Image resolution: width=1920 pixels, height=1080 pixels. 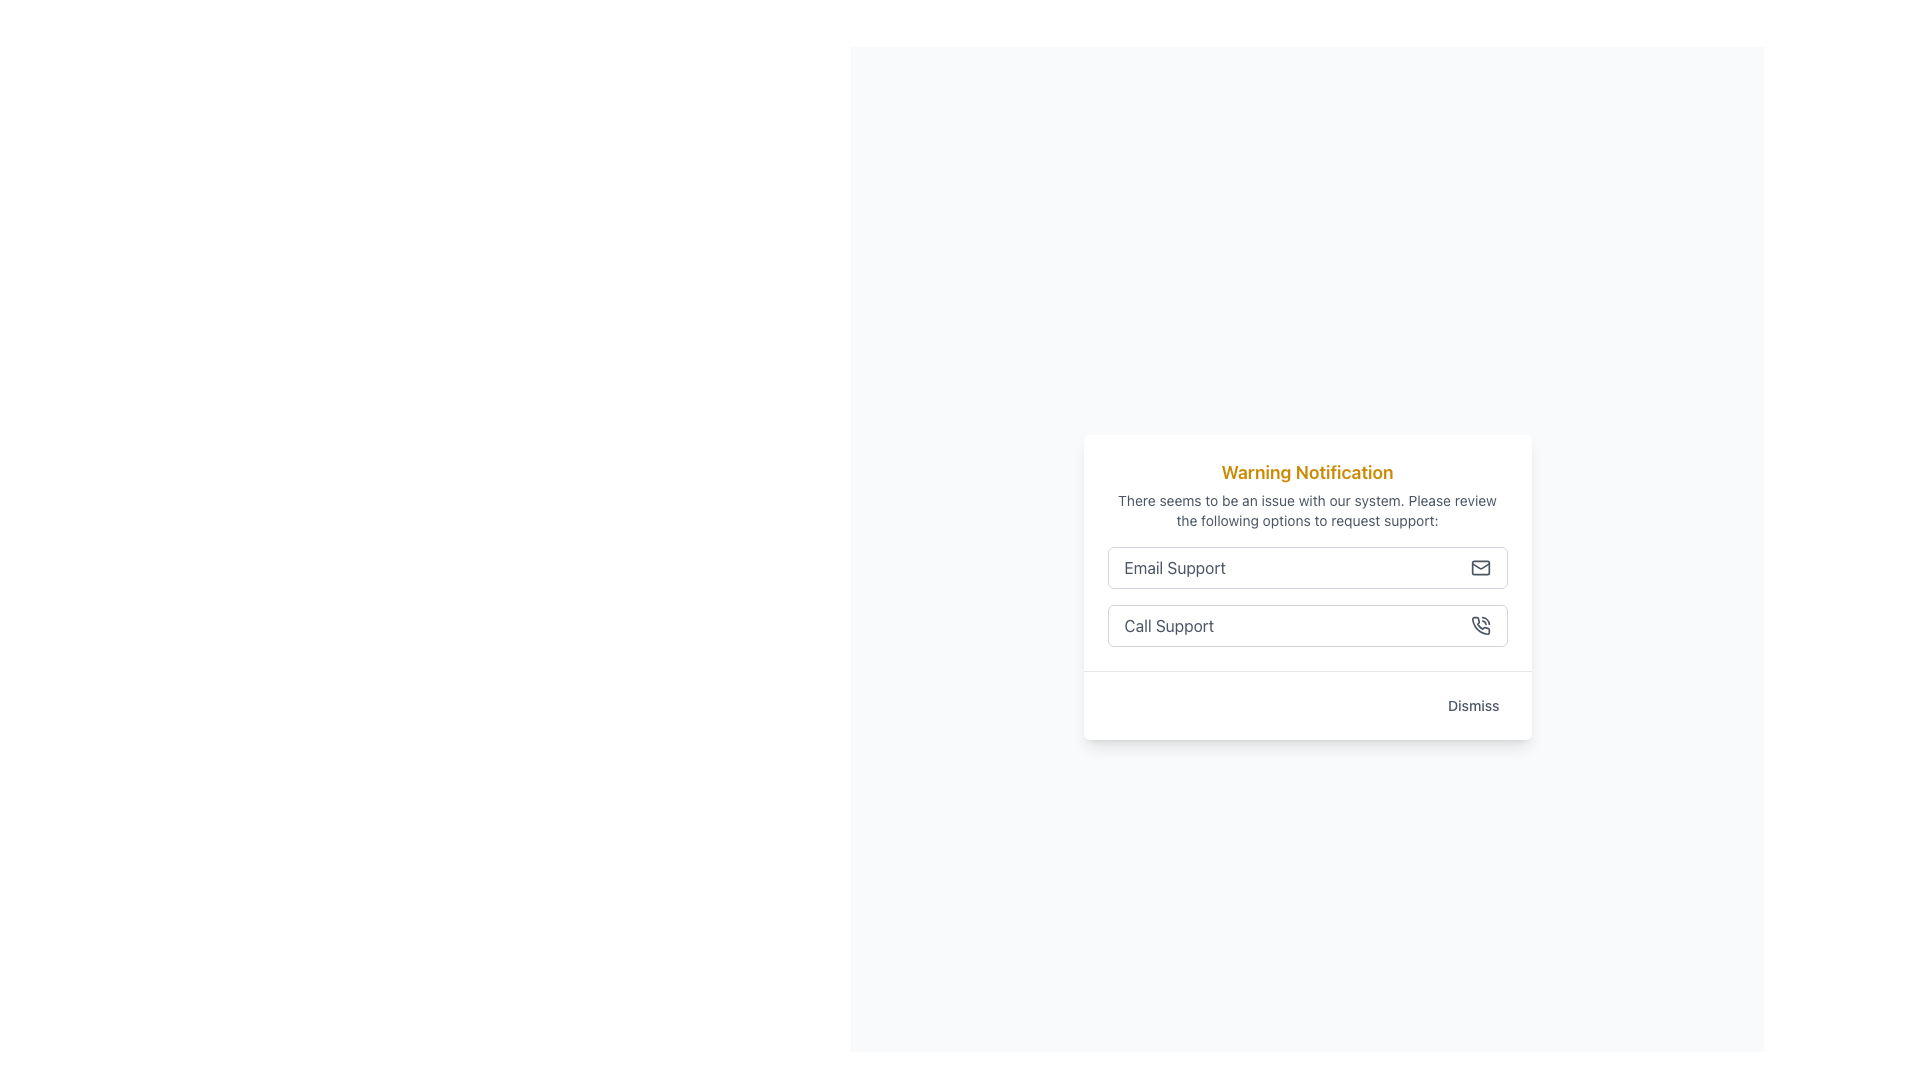 What do you see at coordinates (1169, 624) in the screenshot?
I see `the 'Call Support' text label, which is styled in dark gray and part of a notification card displaying support options, positioned beneath the 'Email Support' option and to the left of a phone icon` at bounding box center [1169, 624].